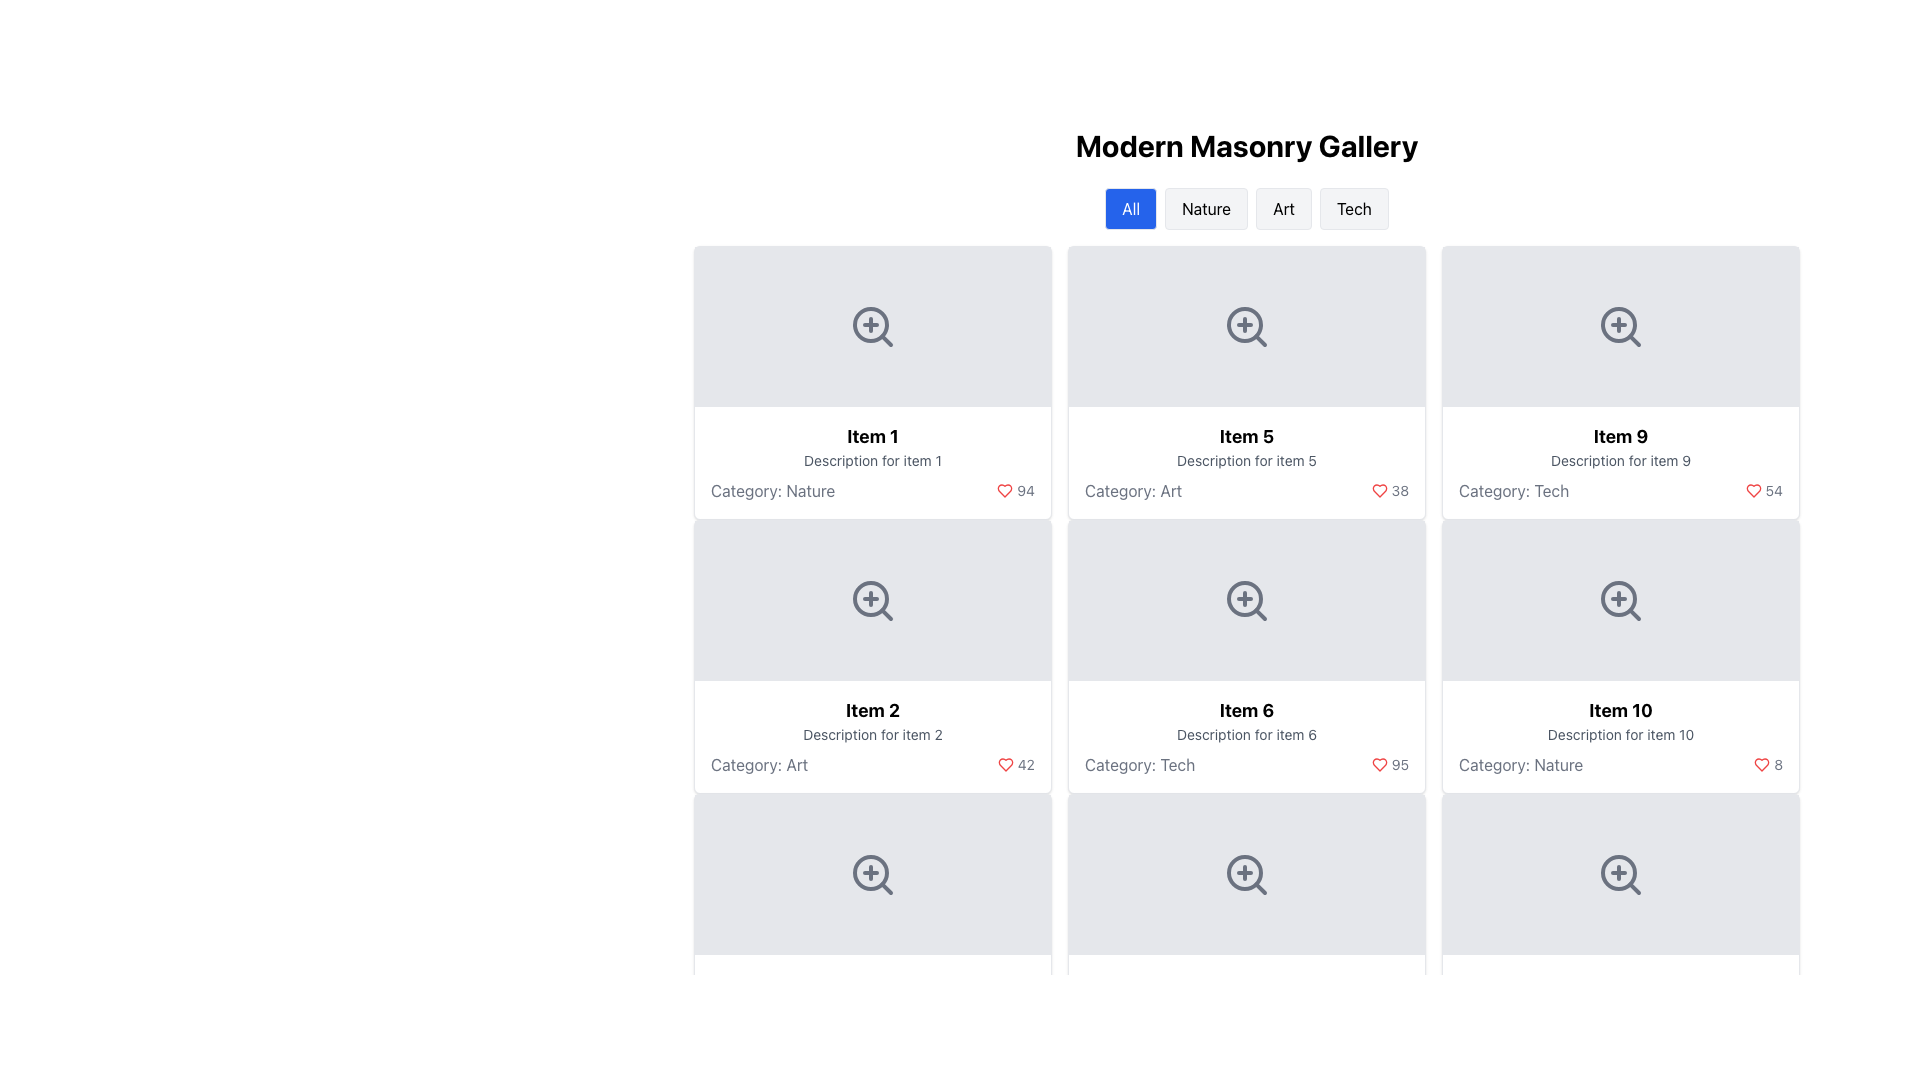 The width and height of the screenshot is (1920, 1080). Describe the element at coordinates (1026, 490) in the screenshot. I see `the Text Label that displays the numeric count, located in the bottom right corner of the card labeled 'Item 6', positioned after a red heart-shaped icon` at that location.